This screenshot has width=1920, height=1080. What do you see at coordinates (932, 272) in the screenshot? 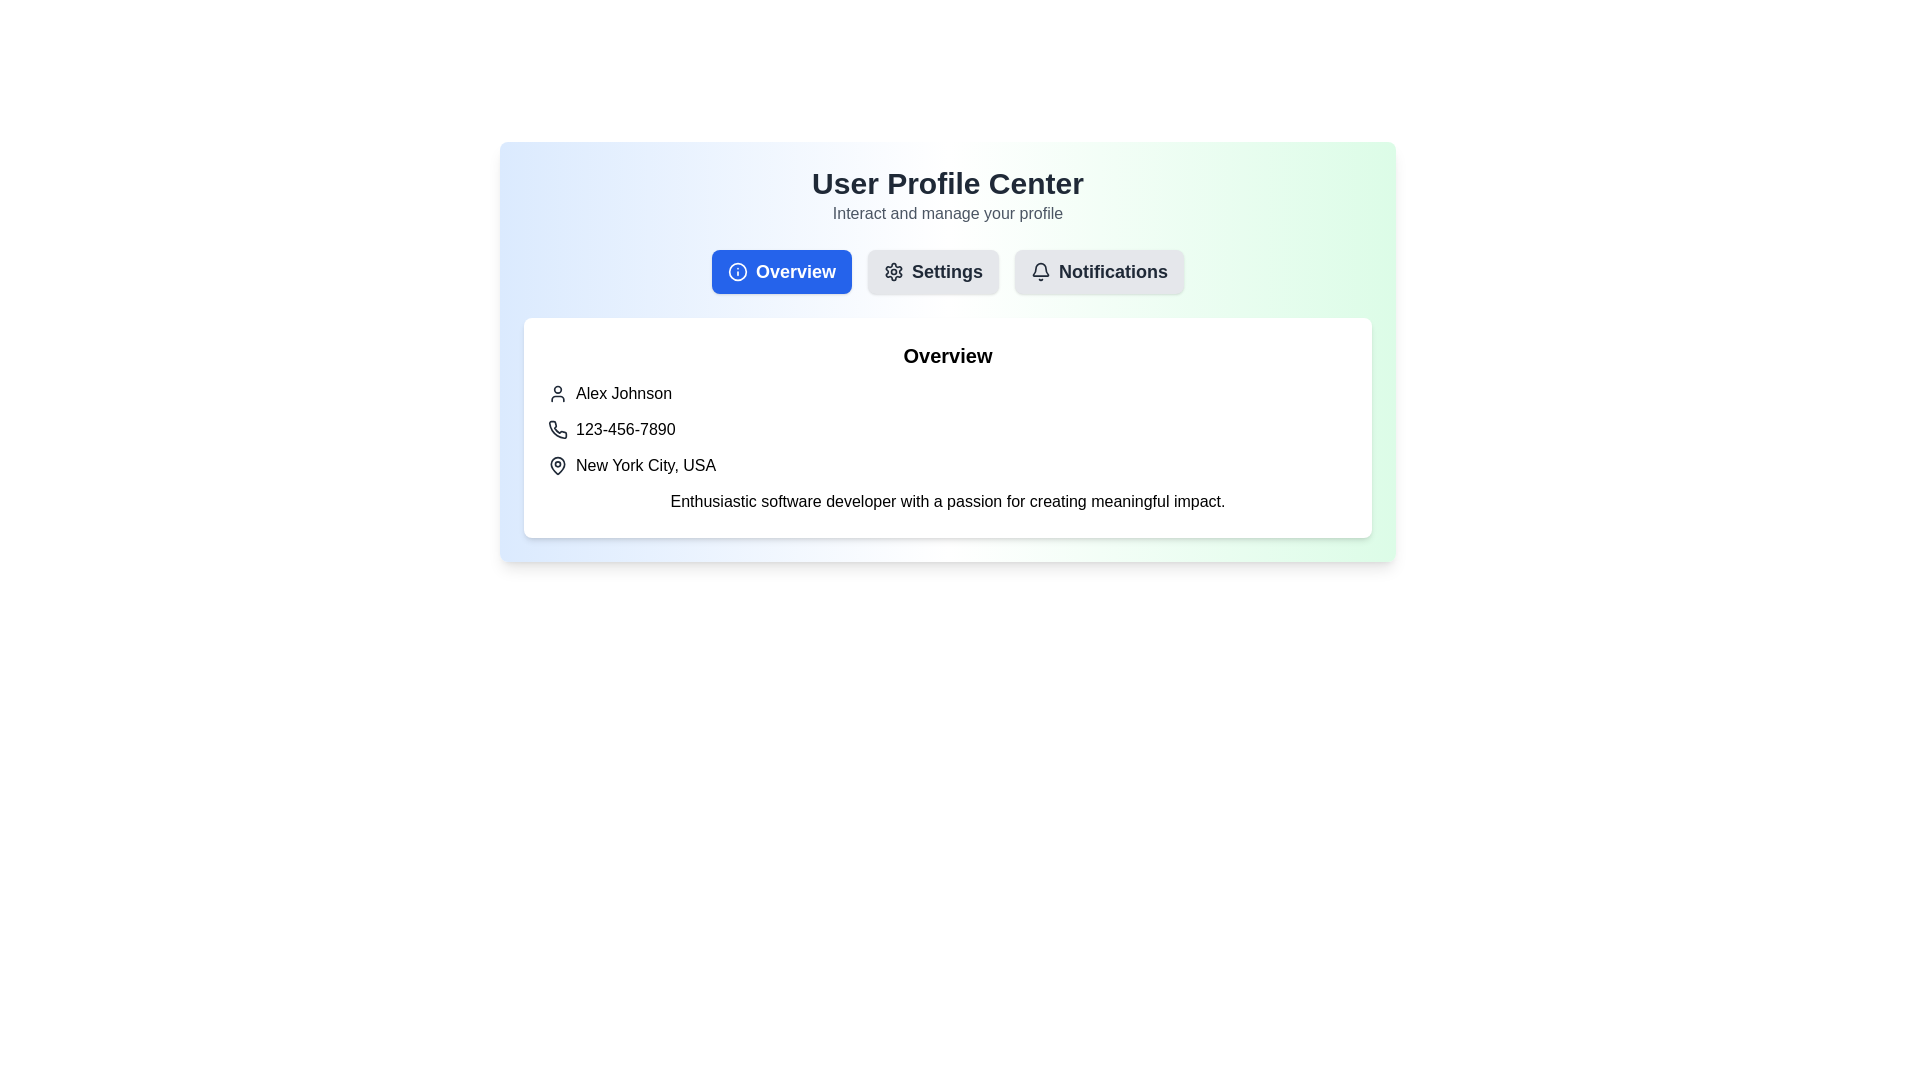
I see `the 'Settings' button, the second button in a horizontal group of three, to observe a background color change to blue` at bounding box center [932, 272].